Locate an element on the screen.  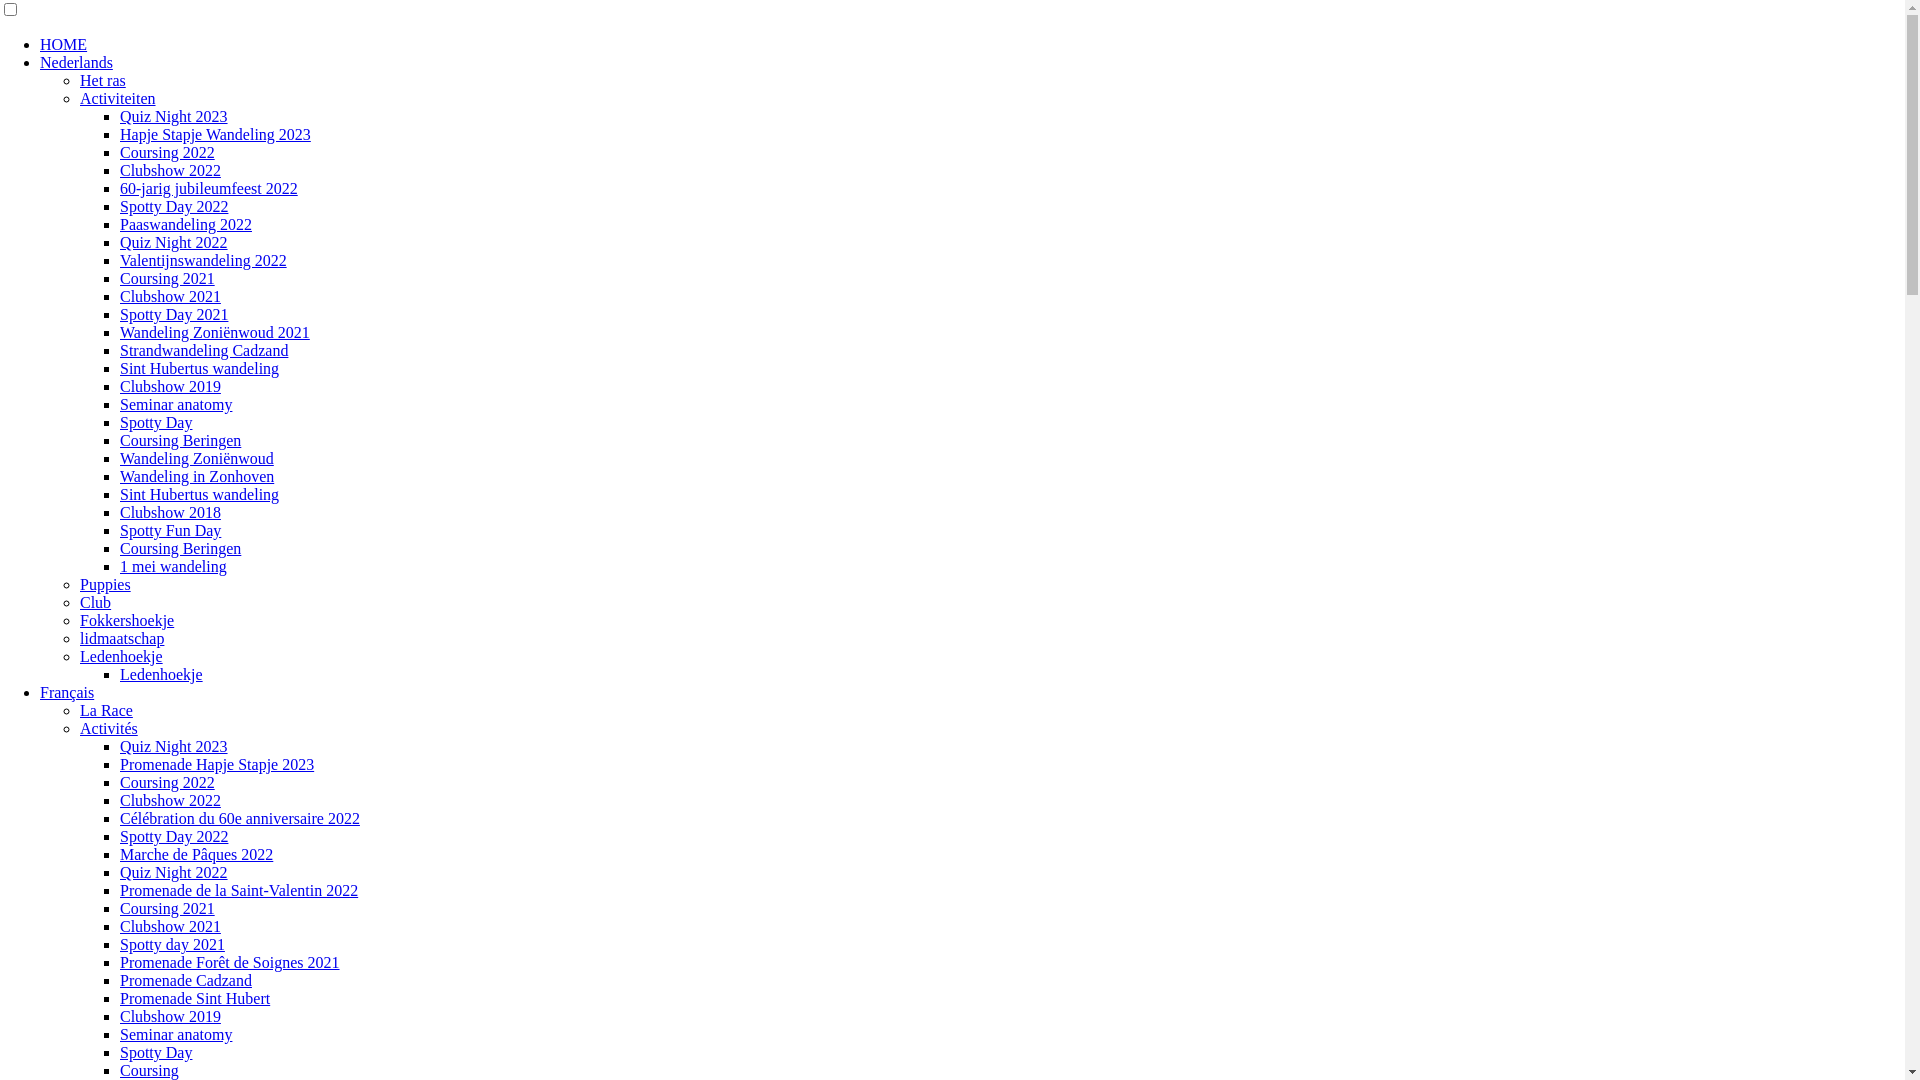
'Seminar anatomy' is located at coordinates (176, 404).